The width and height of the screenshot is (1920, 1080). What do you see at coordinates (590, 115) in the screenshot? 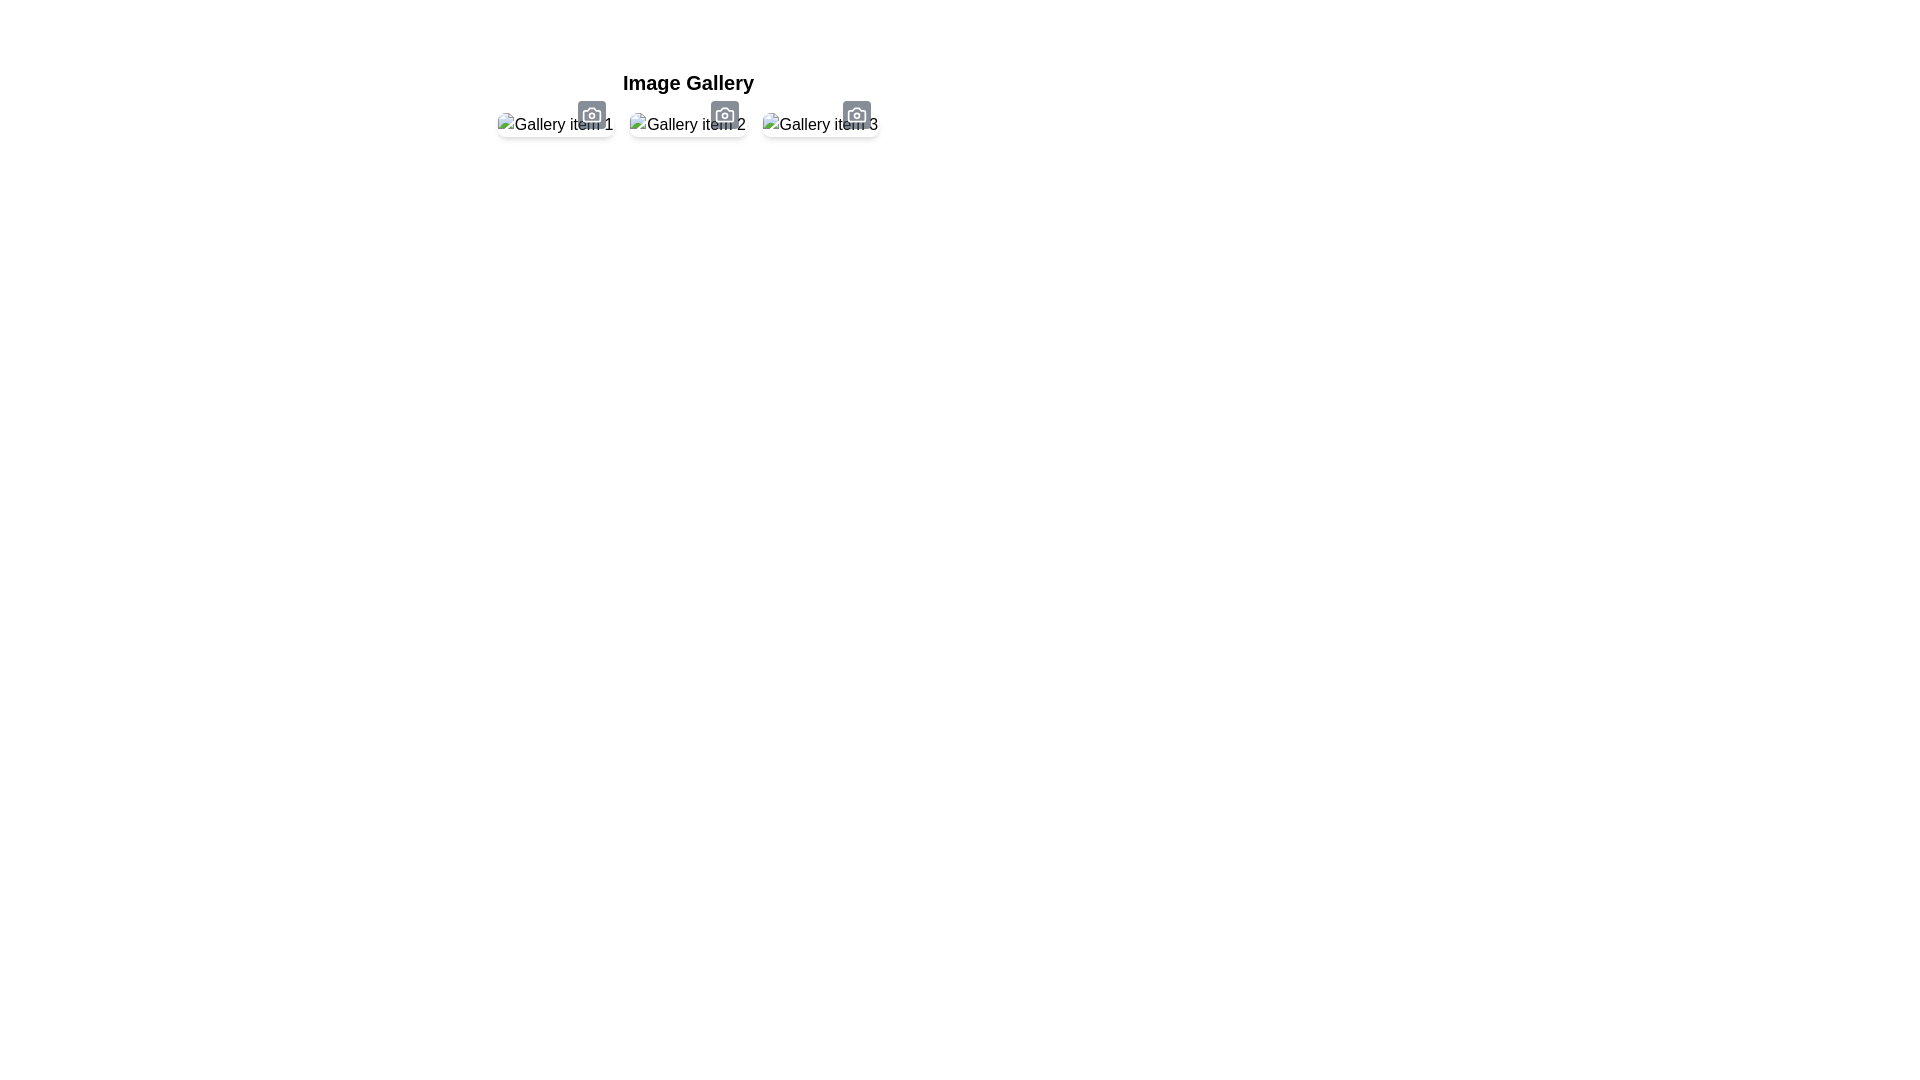
I see `the small, semi-transparent gray button with rounded corners located at the bottom-right corner of the first image in the gallery` at bounding box center [590, 115].